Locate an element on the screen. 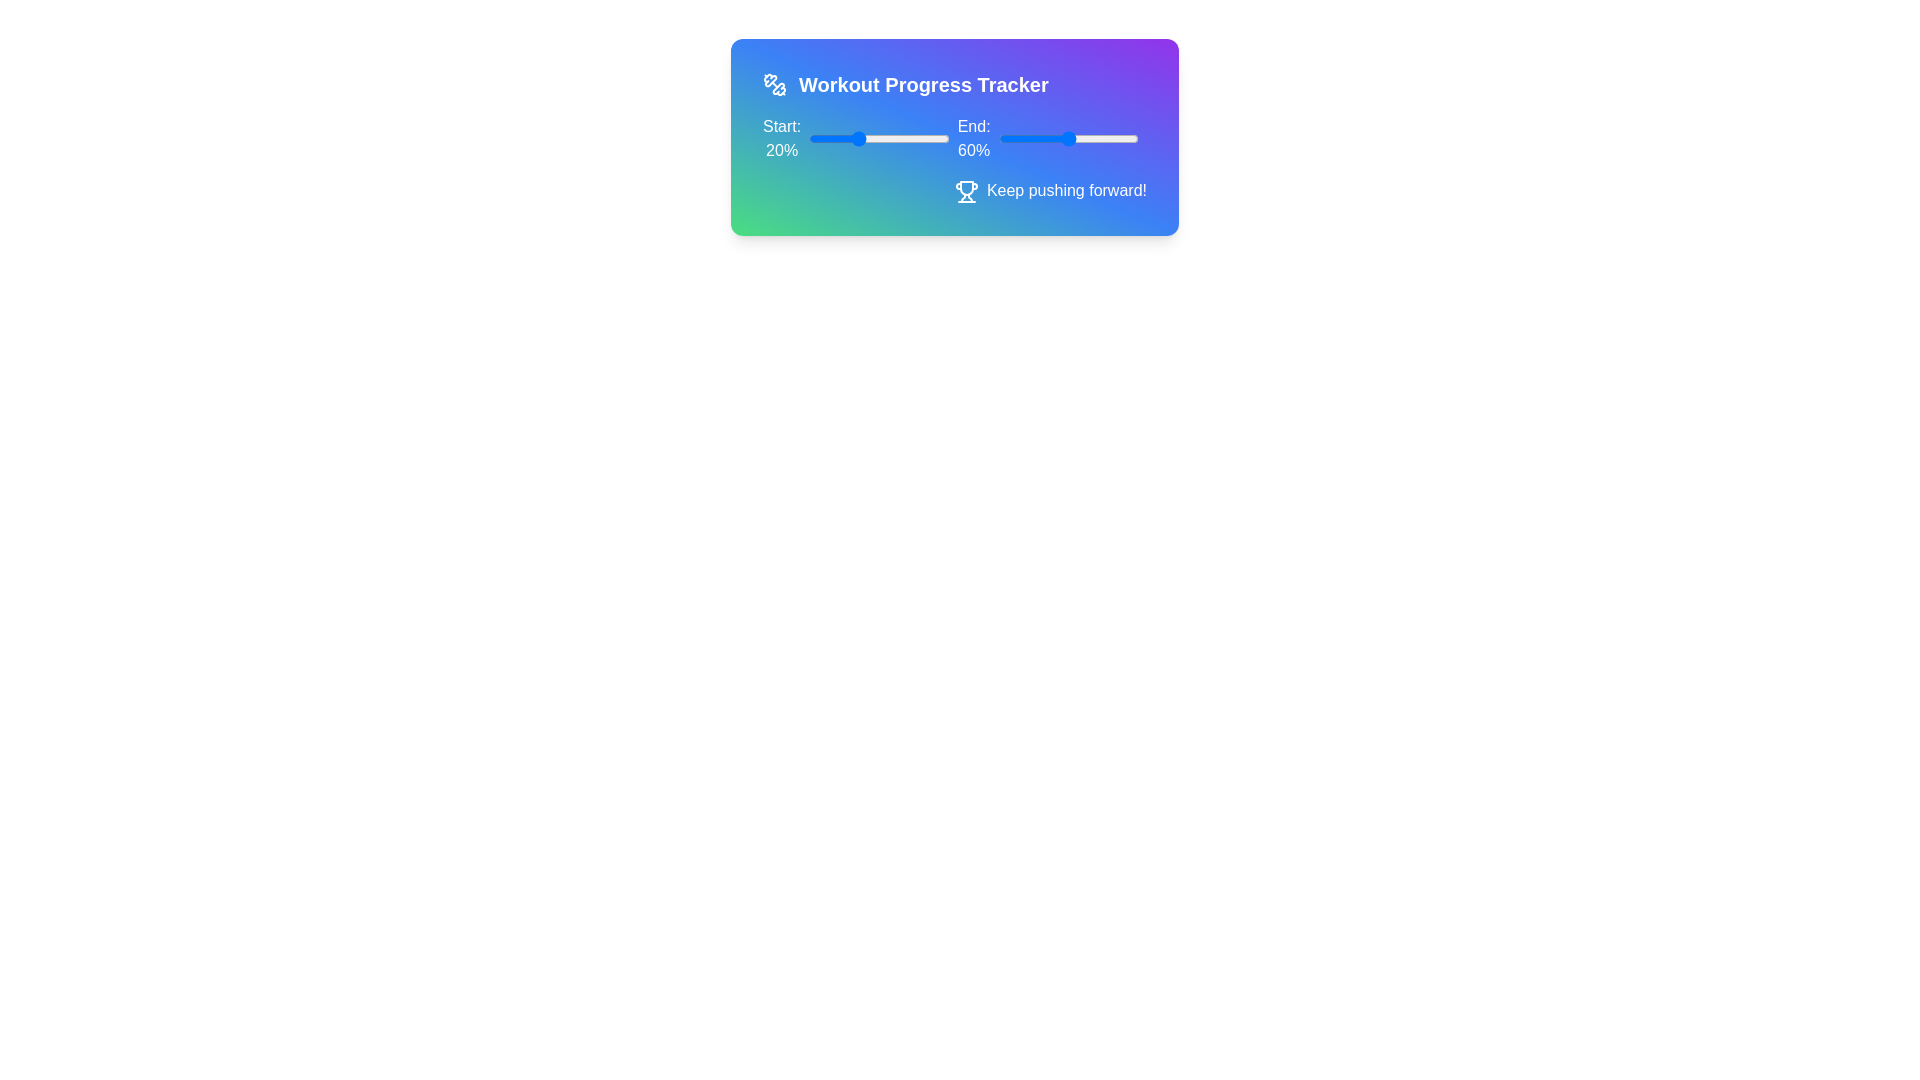 This screenshot has width=1920, height=1080. the dumbbell-shaped icon located to the left of the 'Workout Progress Tracker' text in the header section is located at coordinates (773, 83).